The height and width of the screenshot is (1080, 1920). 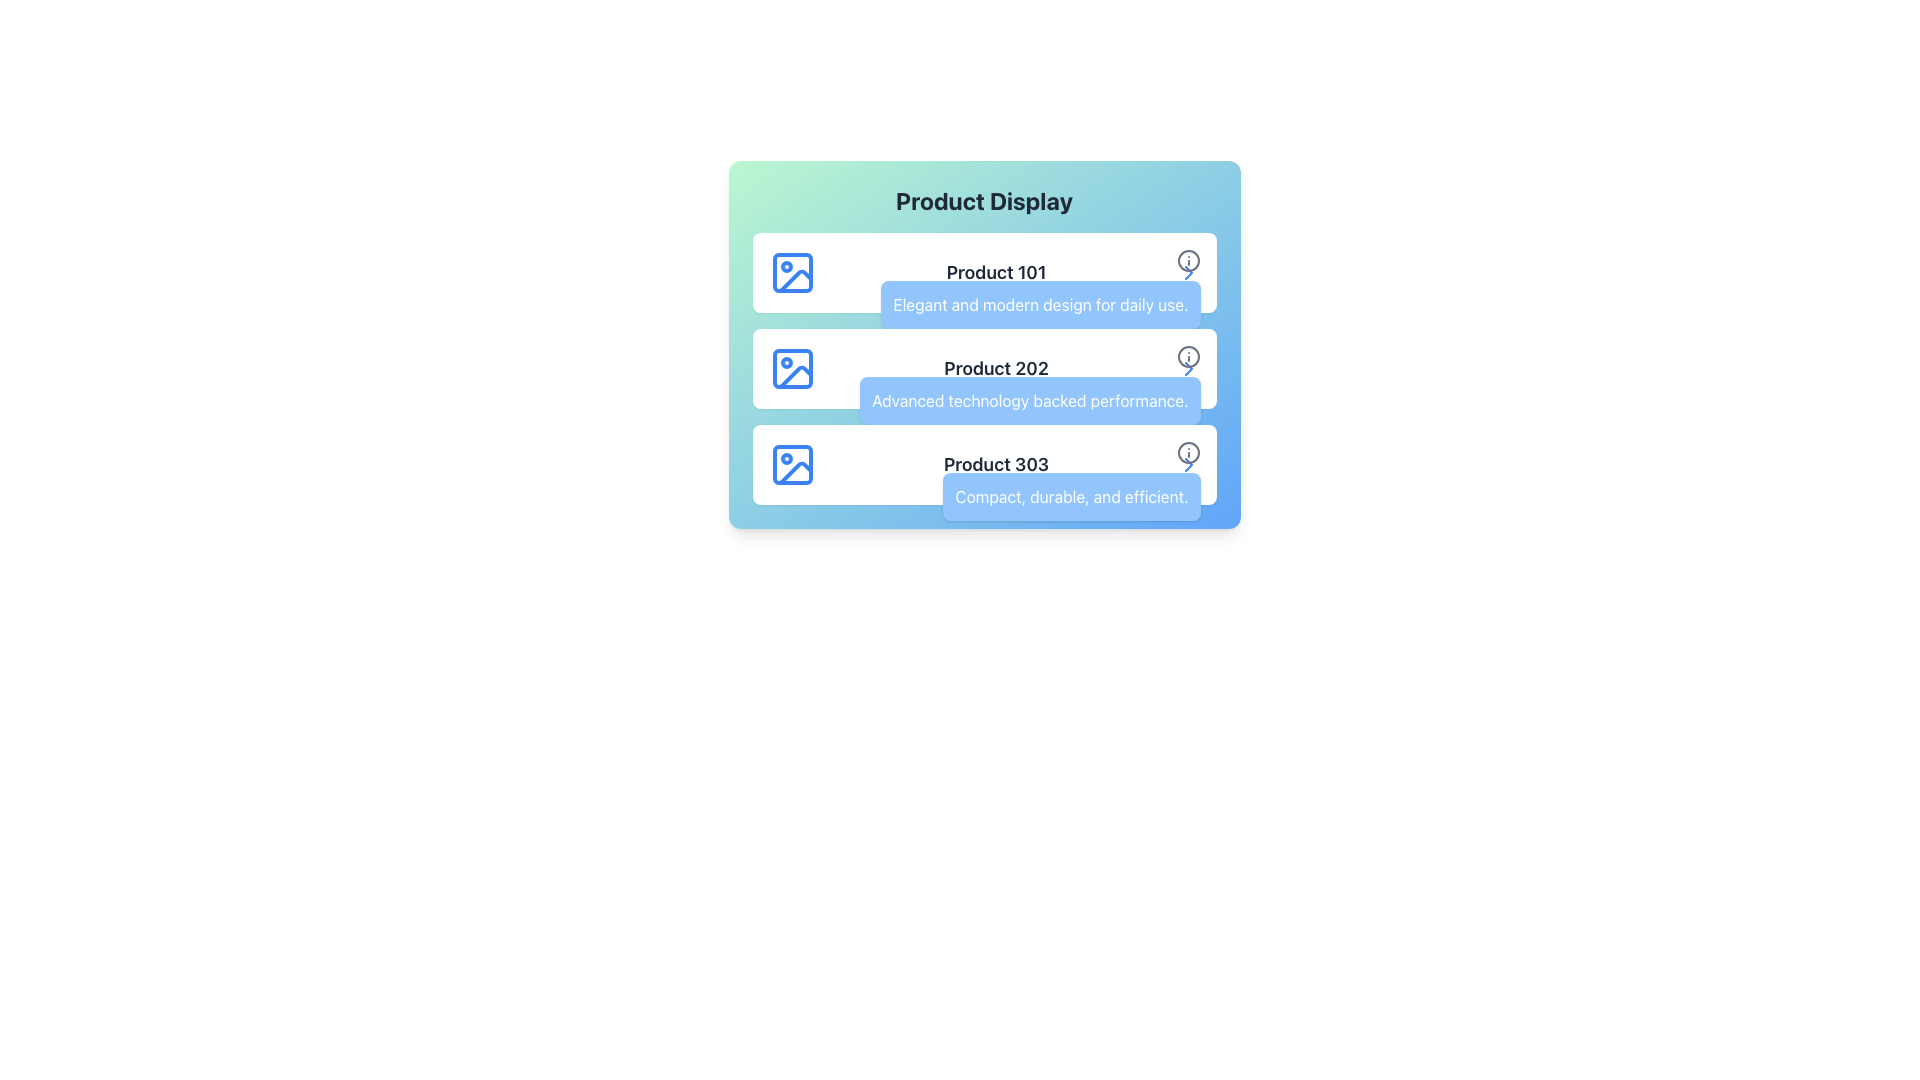 I want to click on descriptive text label for Product 303, which is located below the Product 303 title in the third product listing, aligned to the right side, so click(x=1070, y=496).